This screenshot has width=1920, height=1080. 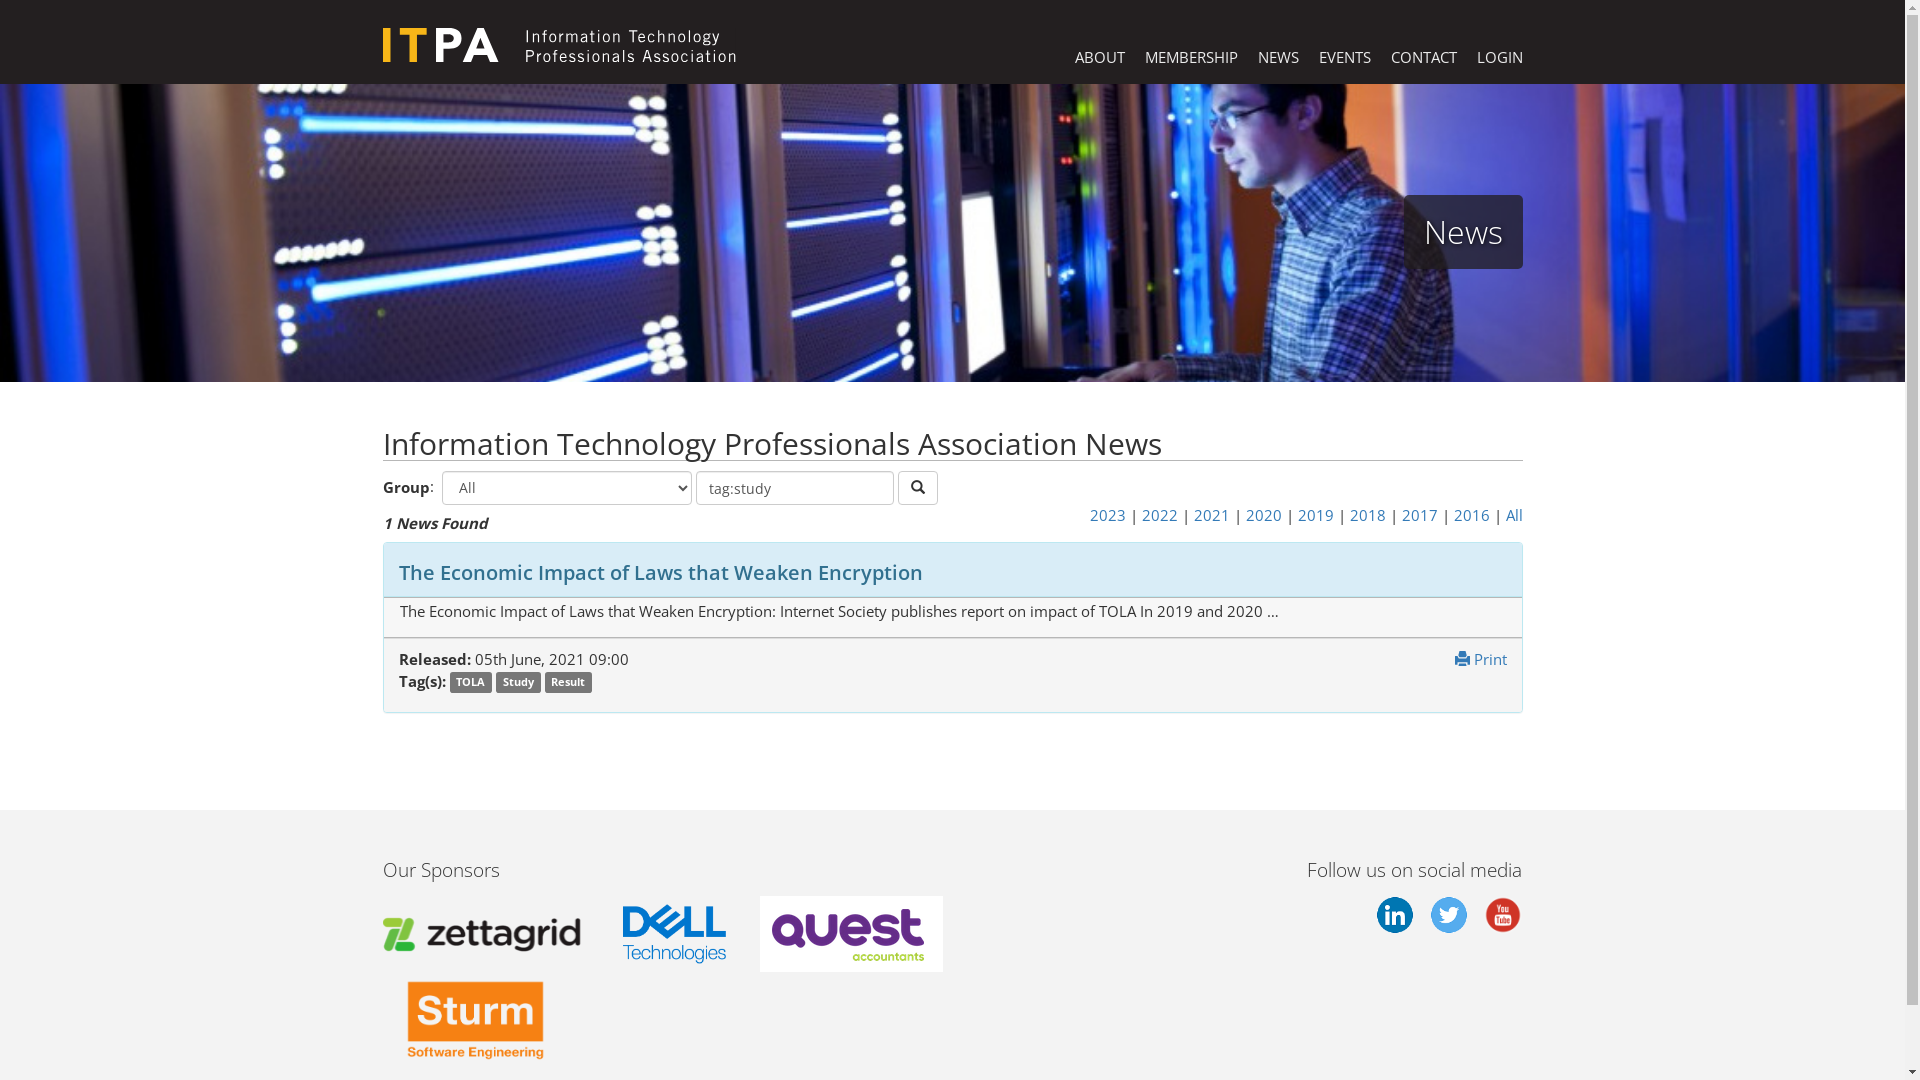 I want to click on 'Quest Accountants', so click(x=851, y=933).